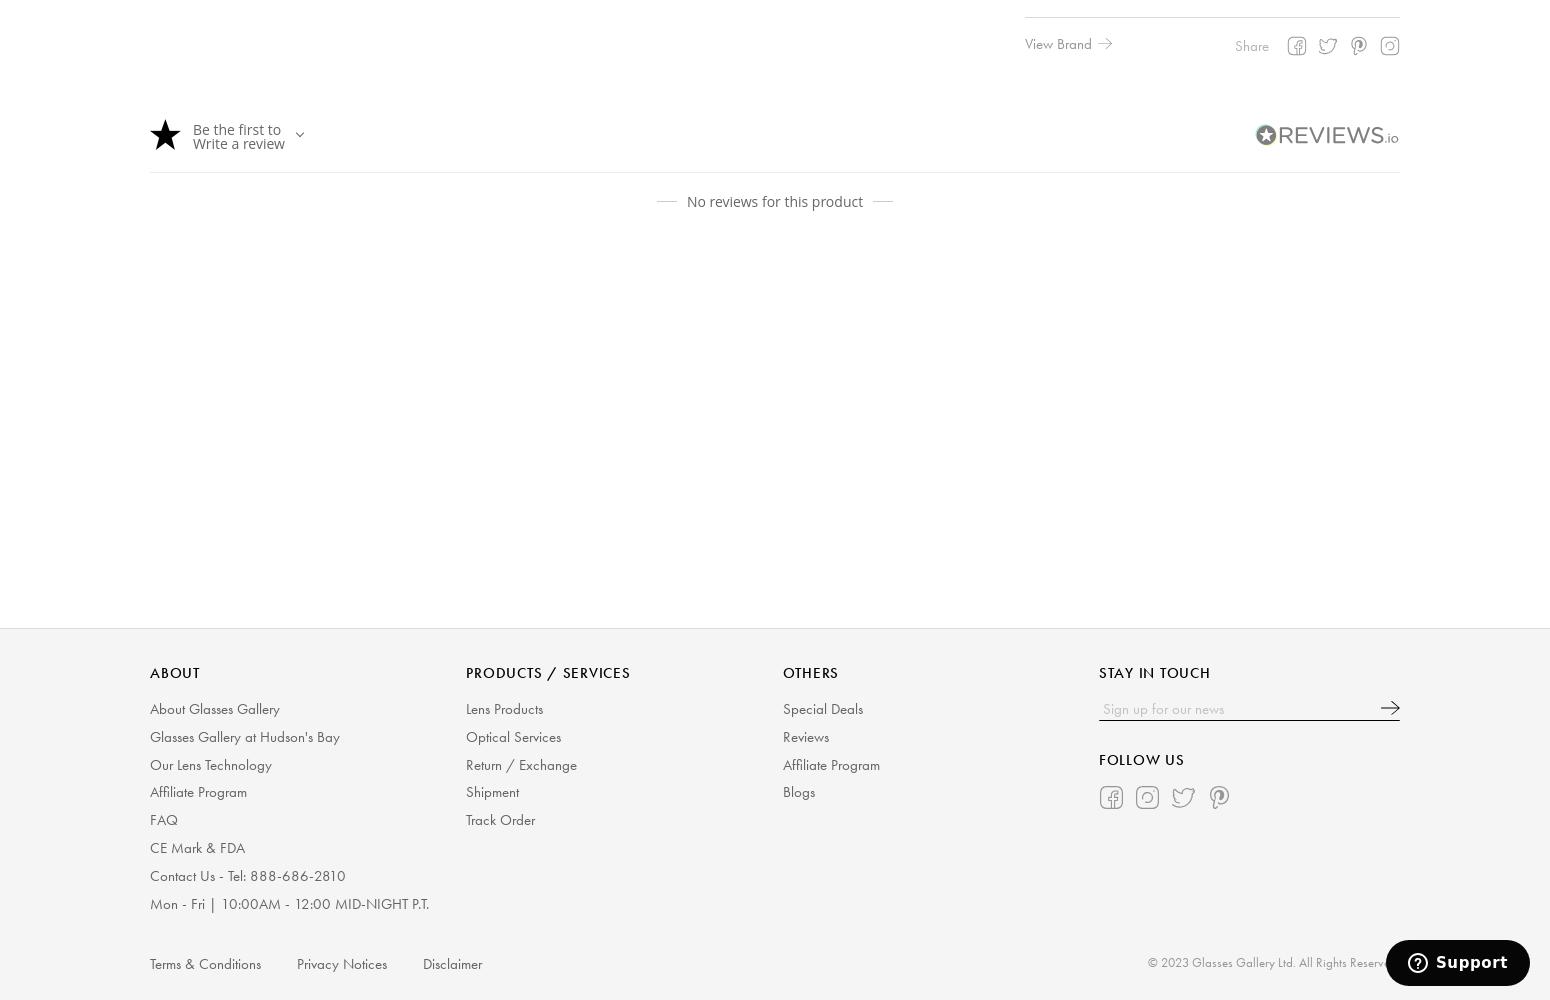  Describe the element at coordinates (173, 673) in the screenshot. I see `'ABOUT'` at that location.